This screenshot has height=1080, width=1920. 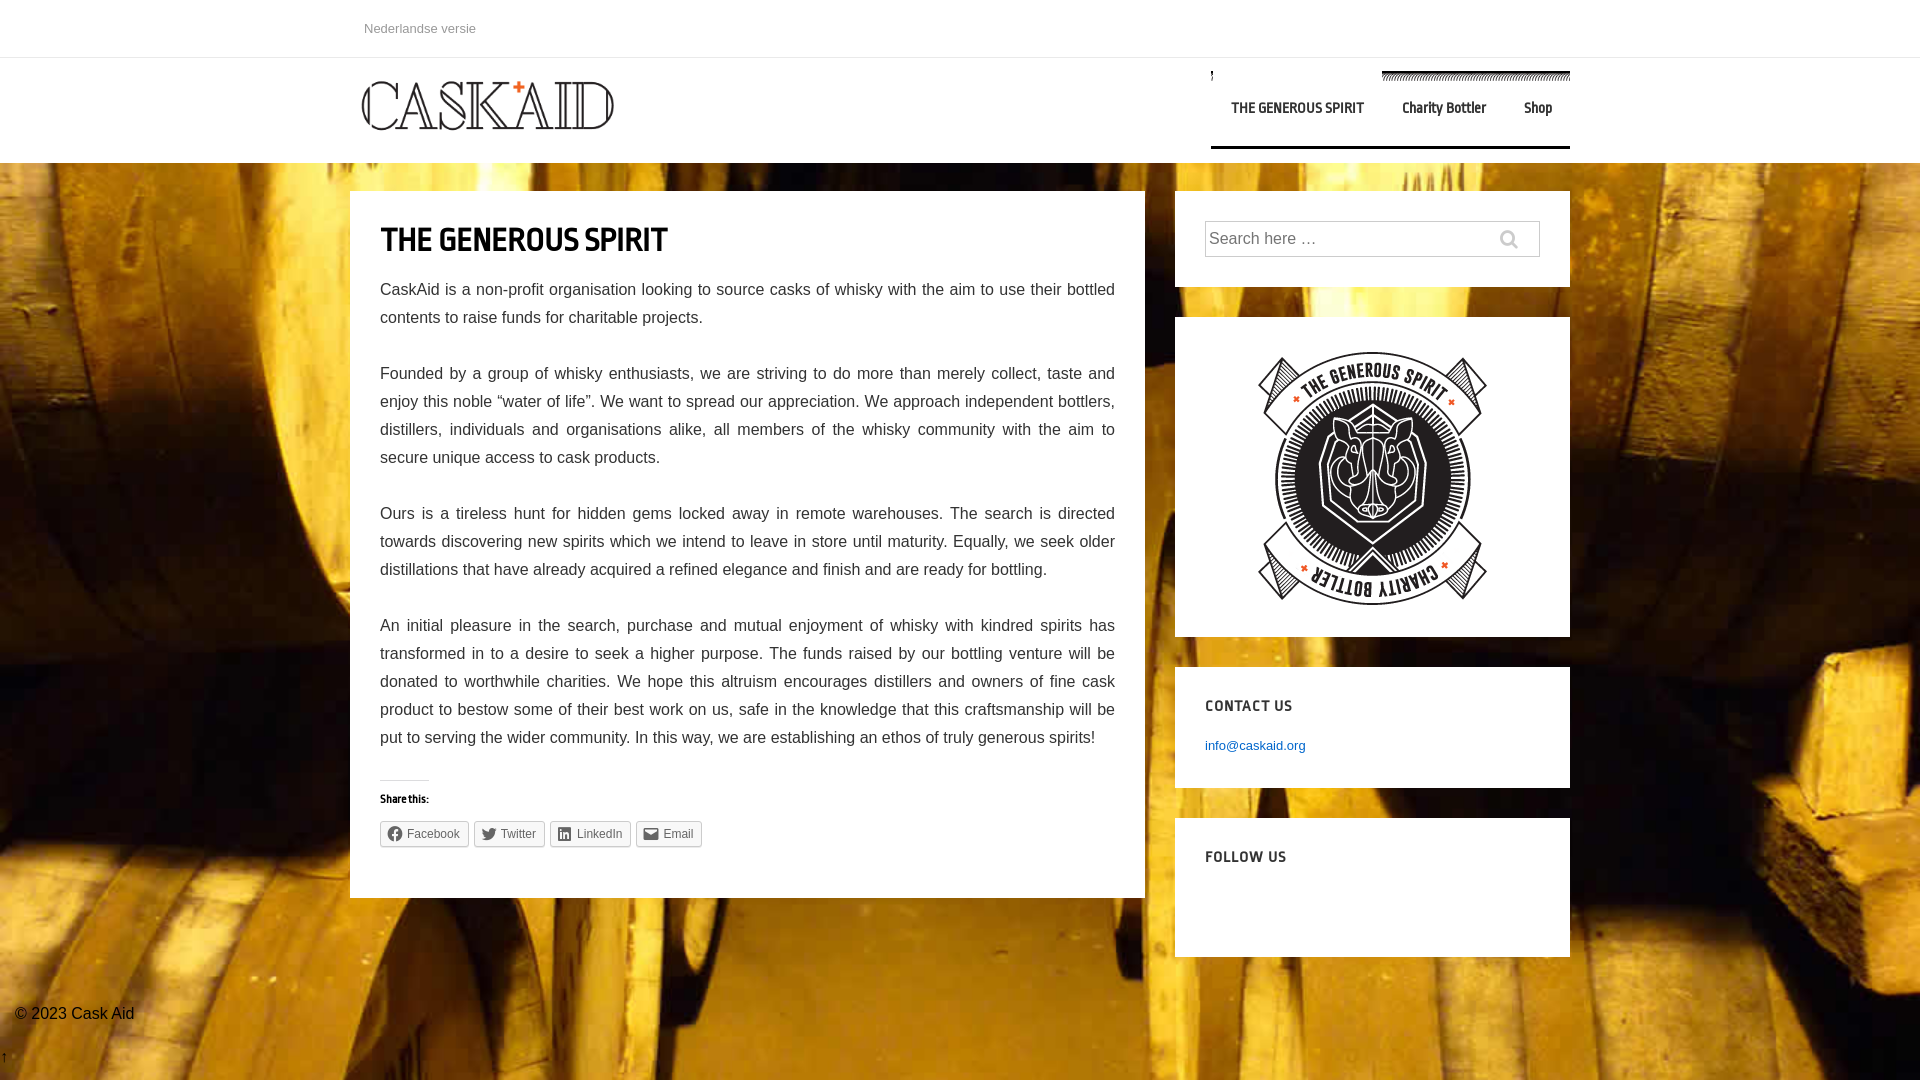 What do you see at coordinates (1444, 108) in the screenshot?
I see `'Charity Bottler'` at bounding box center [1444, 108].